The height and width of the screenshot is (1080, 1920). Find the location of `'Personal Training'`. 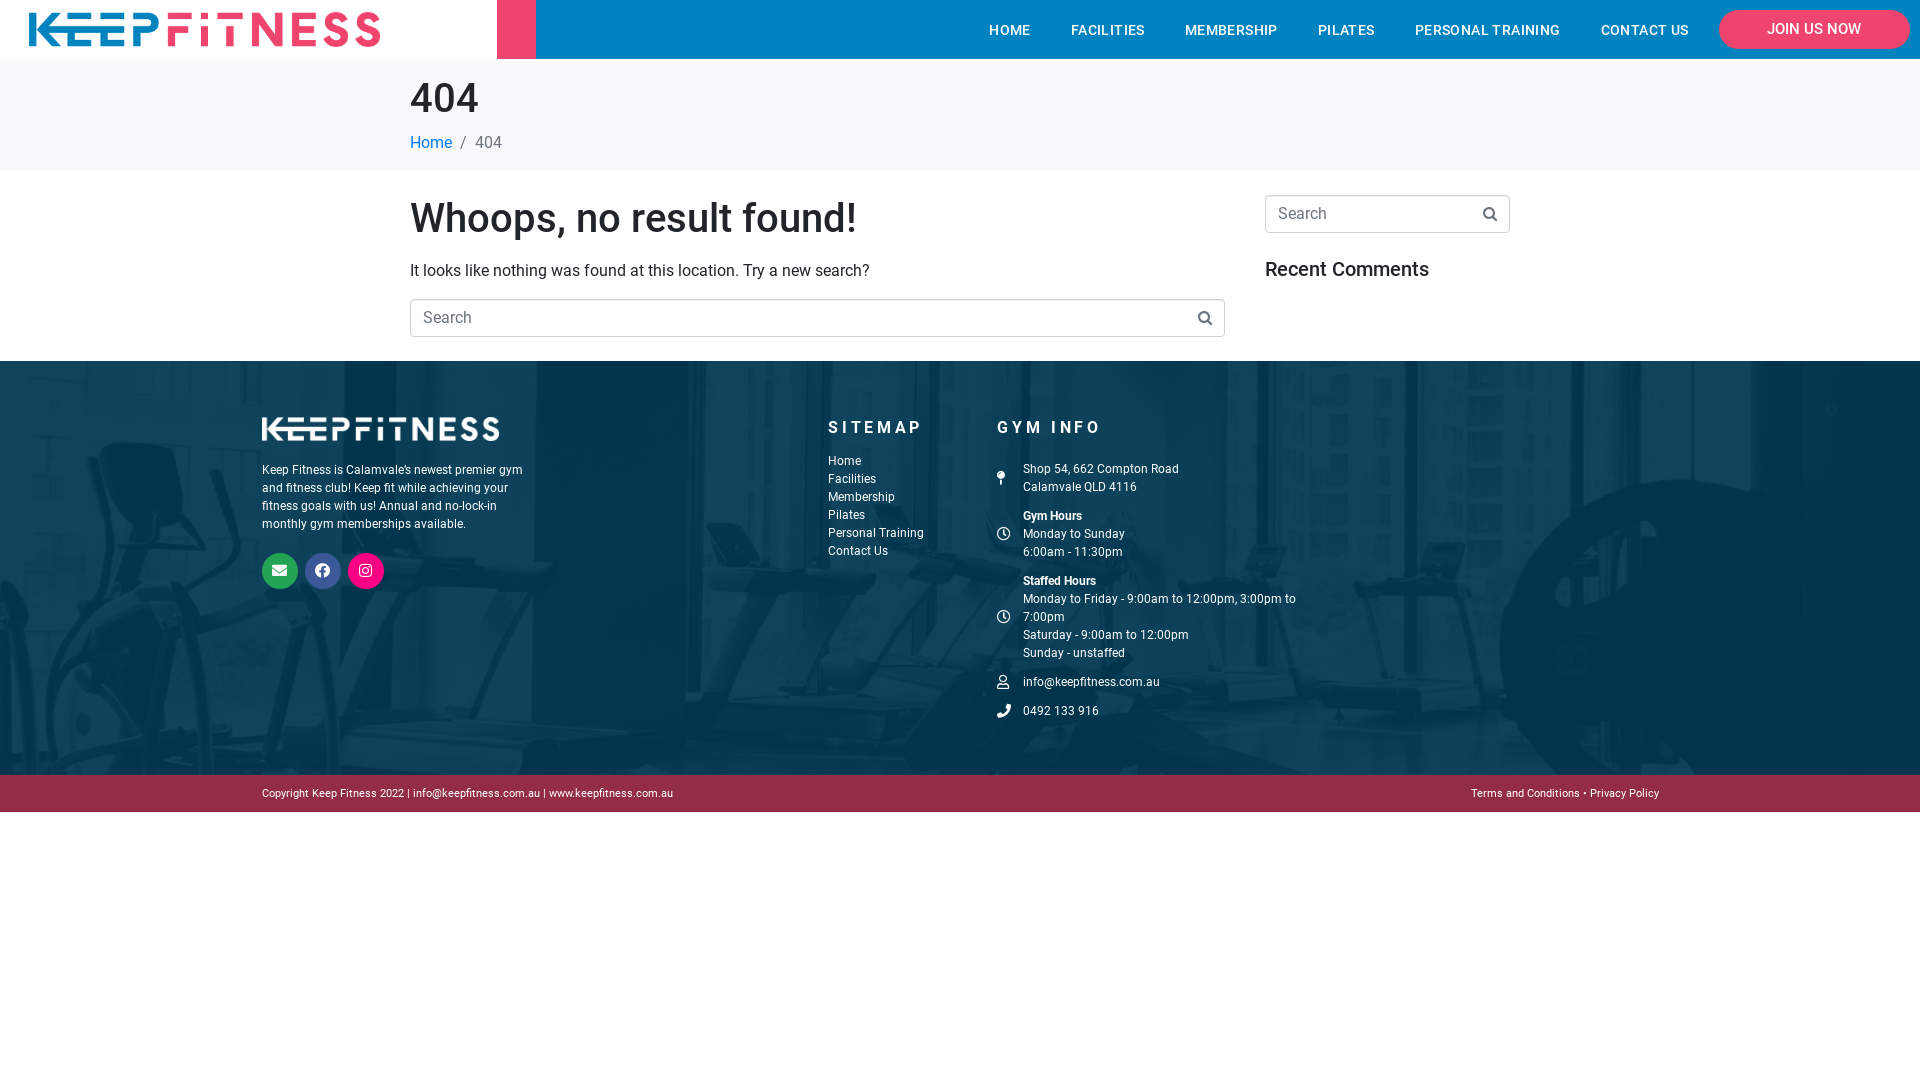

'Personal Training' is located at coordinates (876, 531).